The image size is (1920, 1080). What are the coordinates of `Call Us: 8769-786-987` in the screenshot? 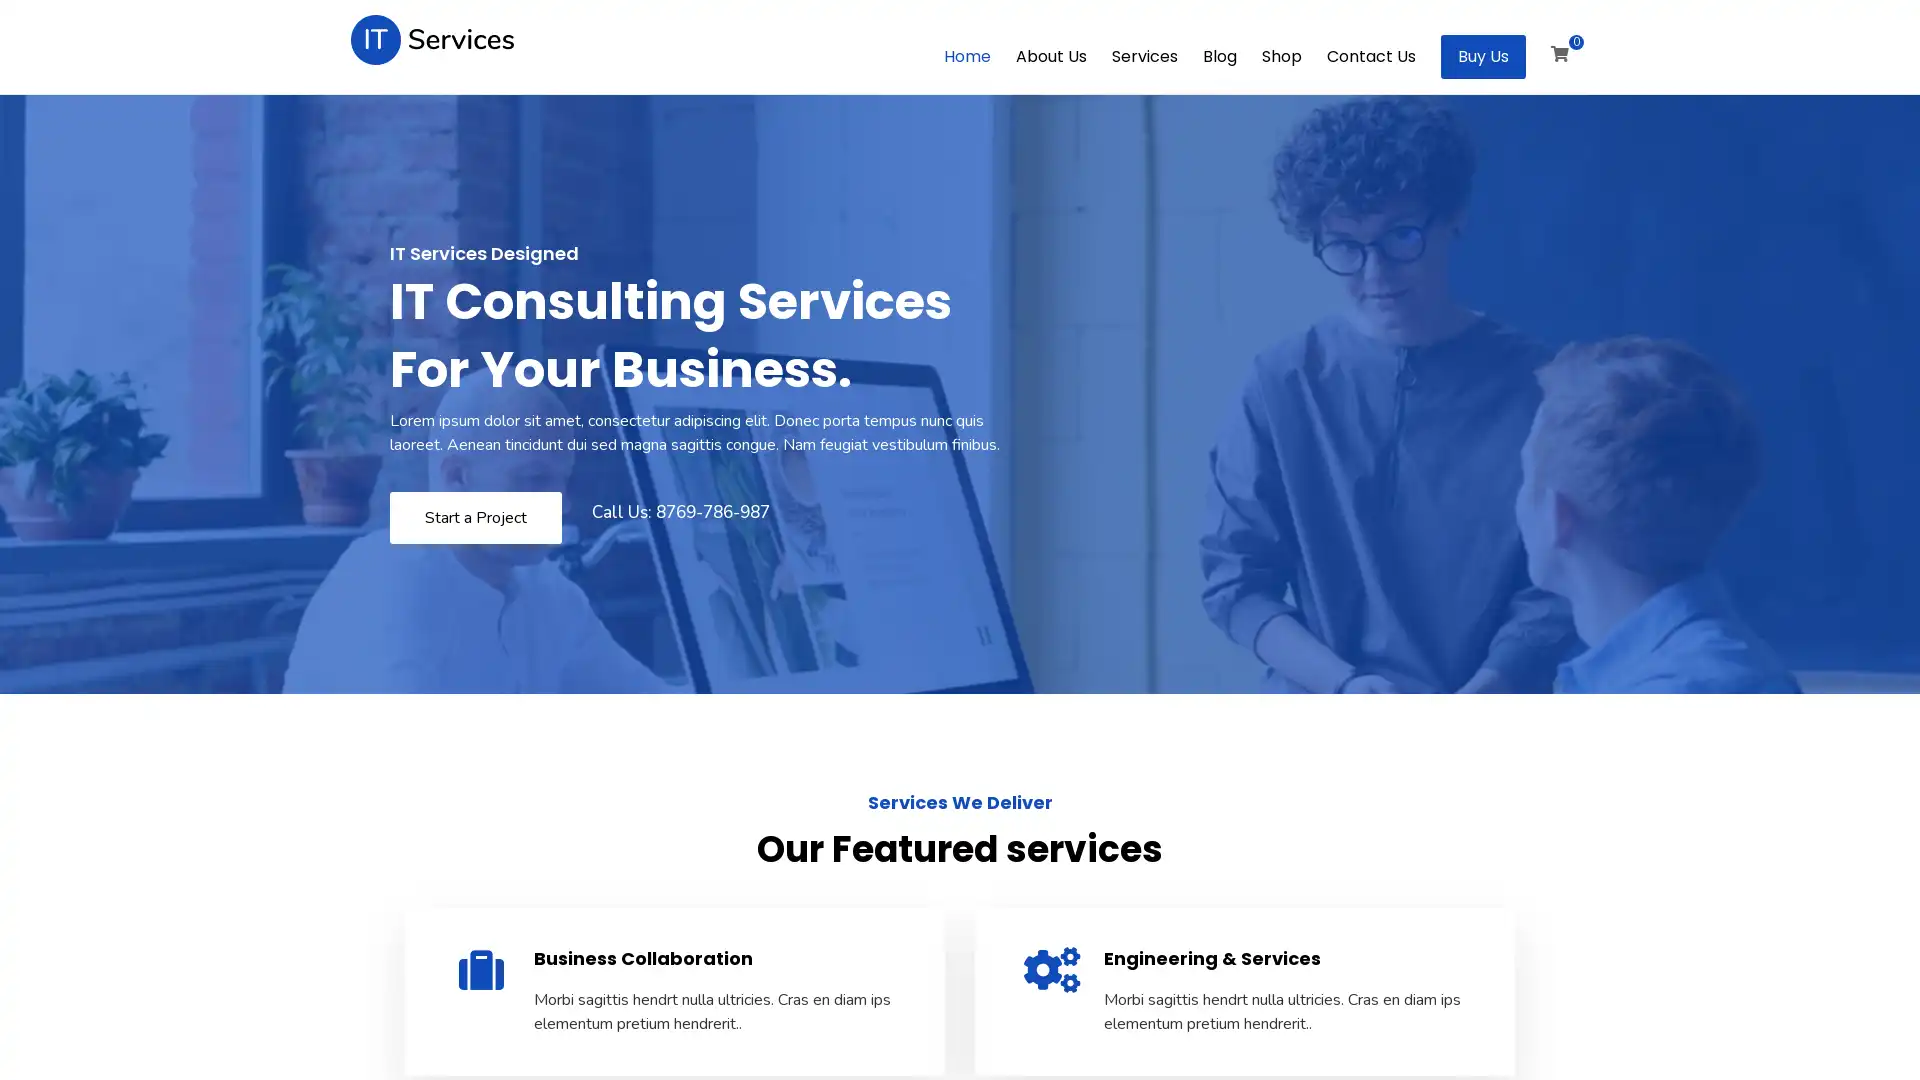 It's located at (680, 511).